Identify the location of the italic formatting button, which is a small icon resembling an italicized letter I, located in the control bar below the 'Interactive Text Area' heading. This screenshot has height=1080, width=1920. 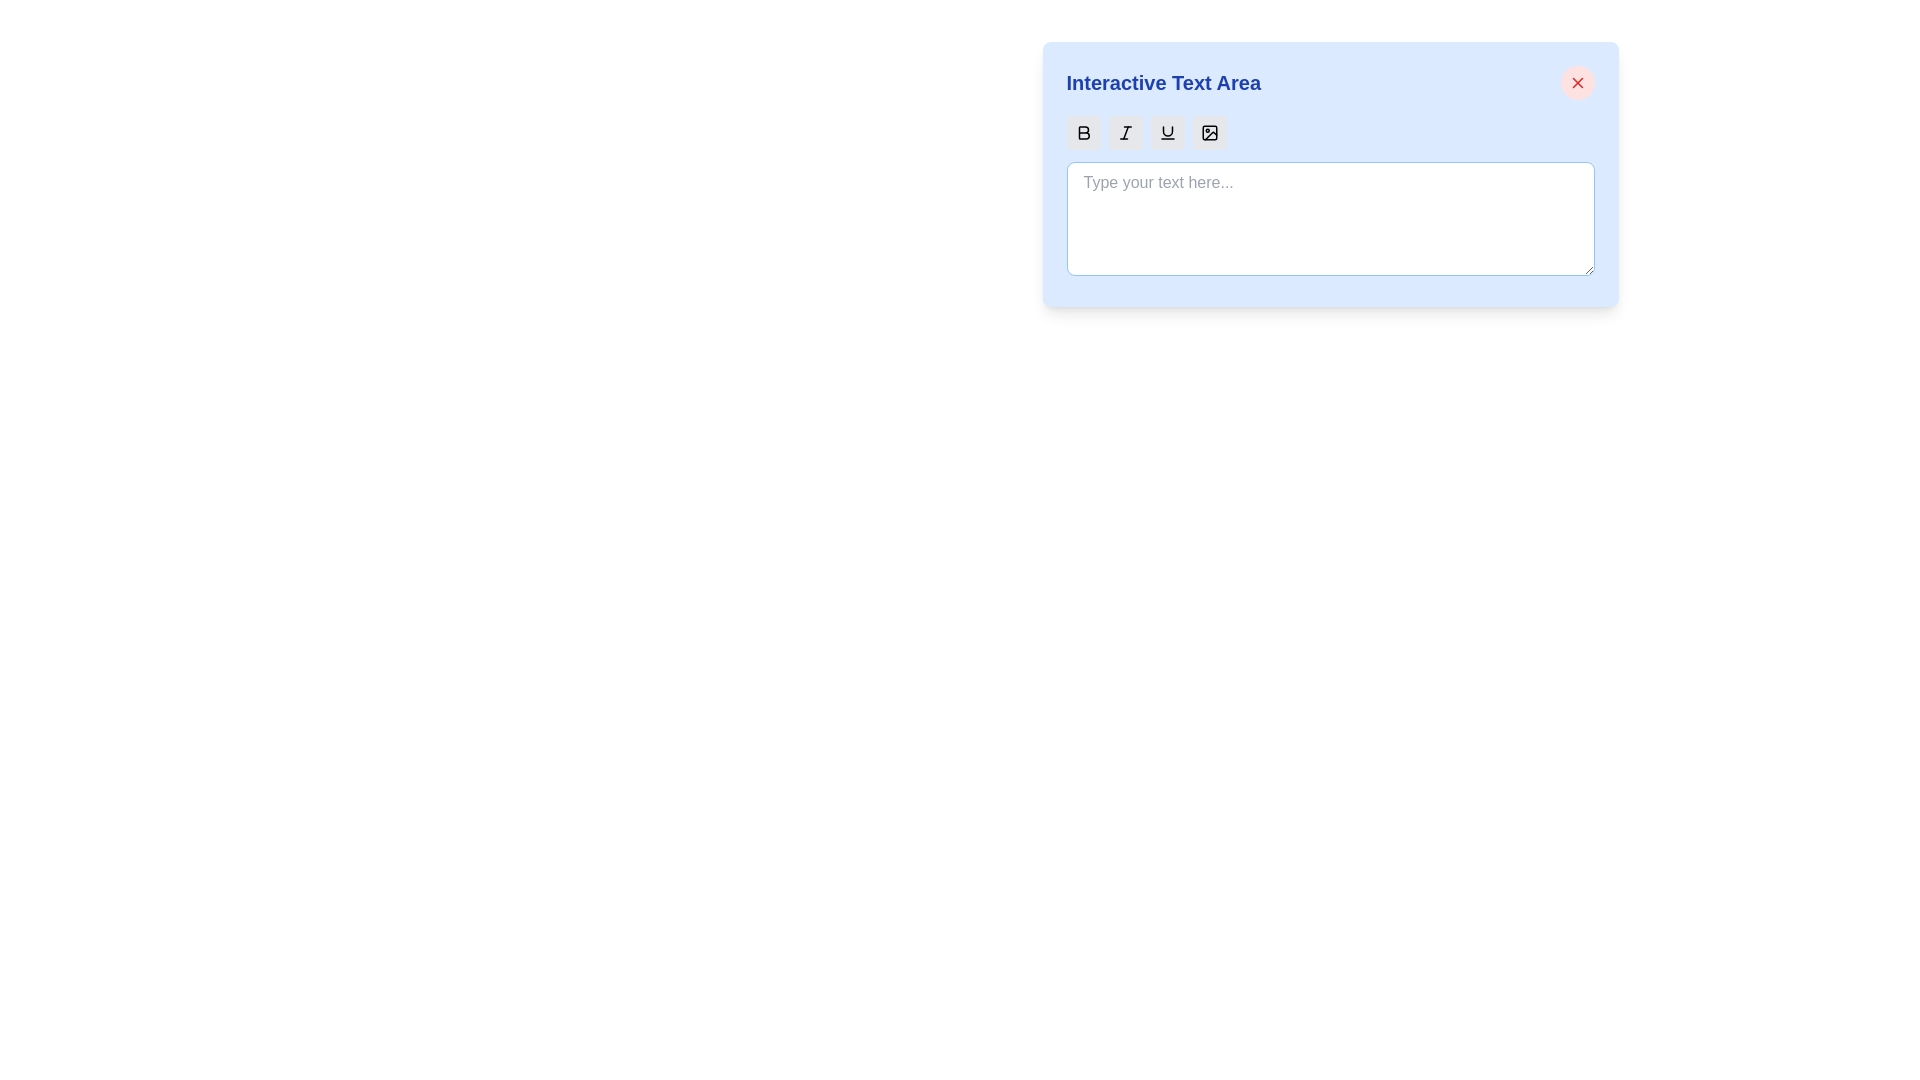
(1125, 132).